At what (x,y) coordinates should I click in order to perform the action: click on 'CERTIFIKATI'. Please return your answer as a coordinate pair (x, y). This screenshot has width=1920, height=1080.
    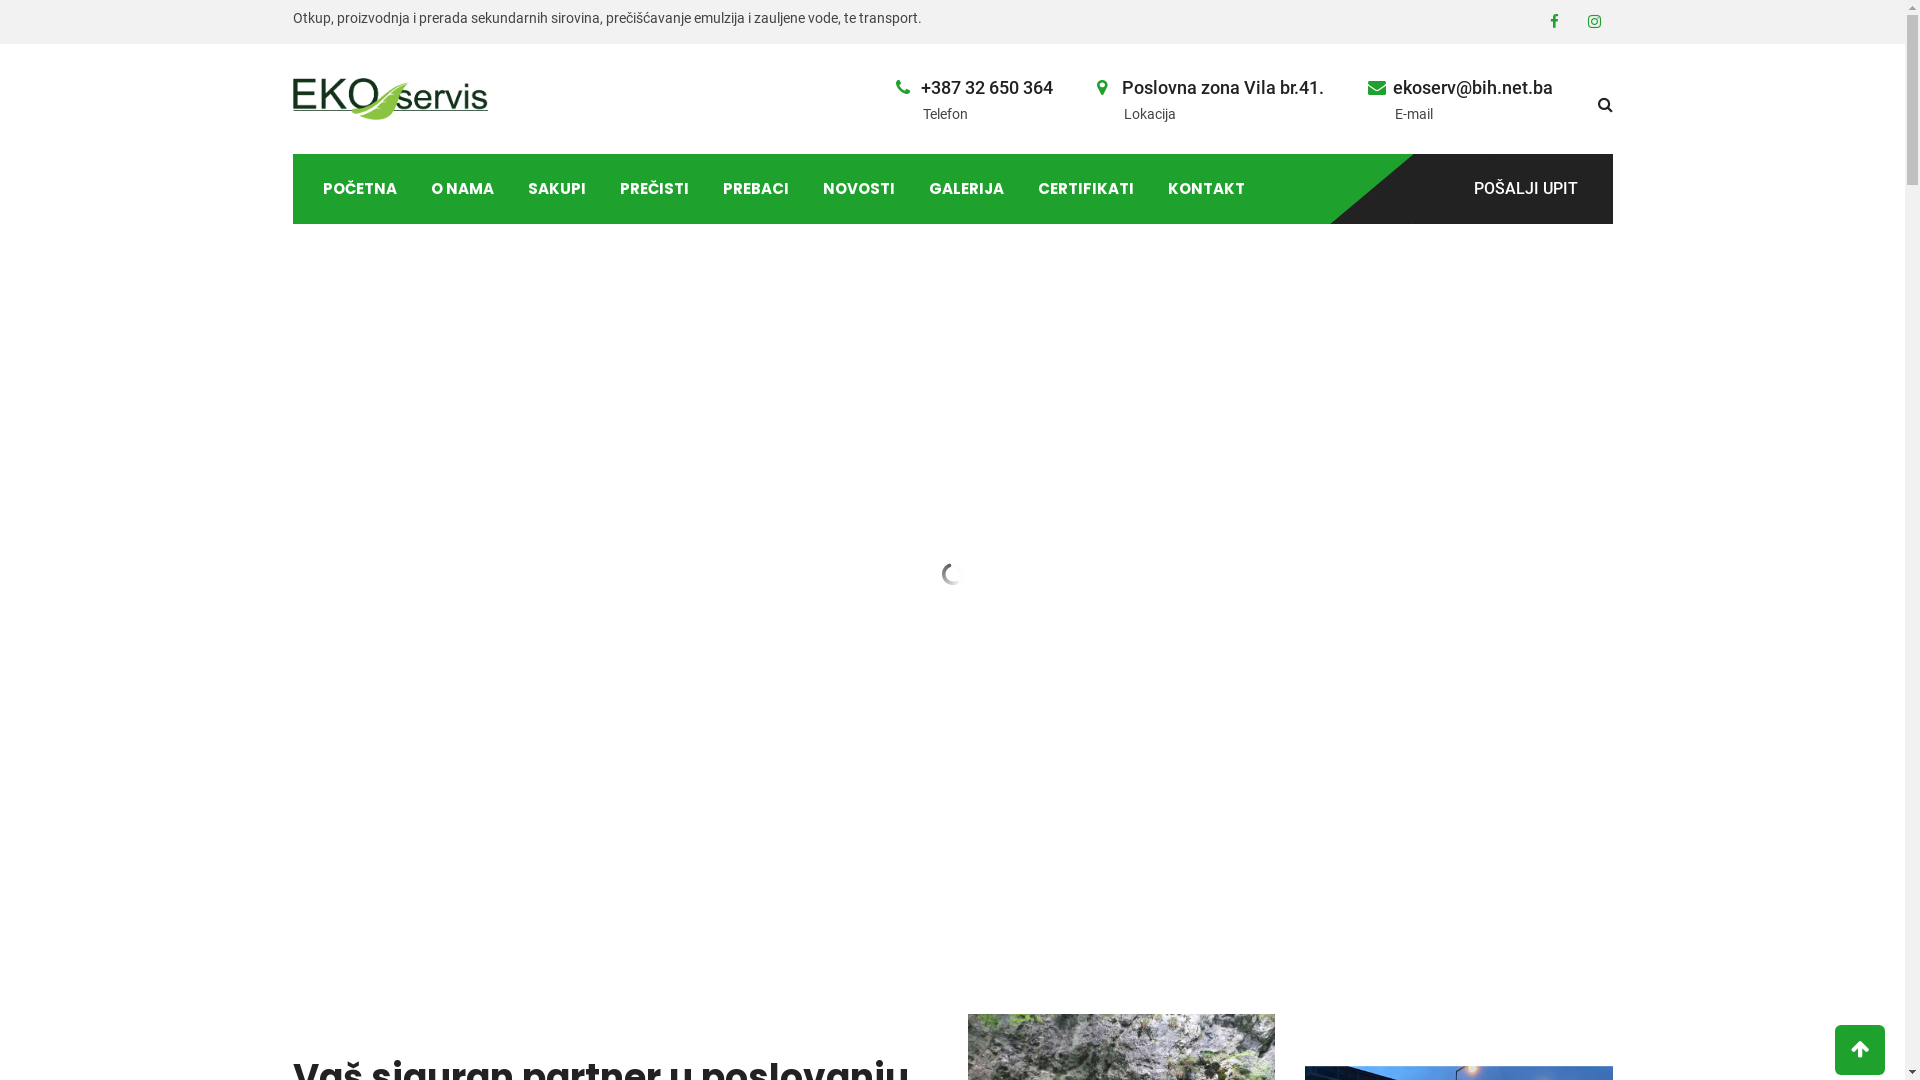
    Looking at the image, I should click on (1083, 189).